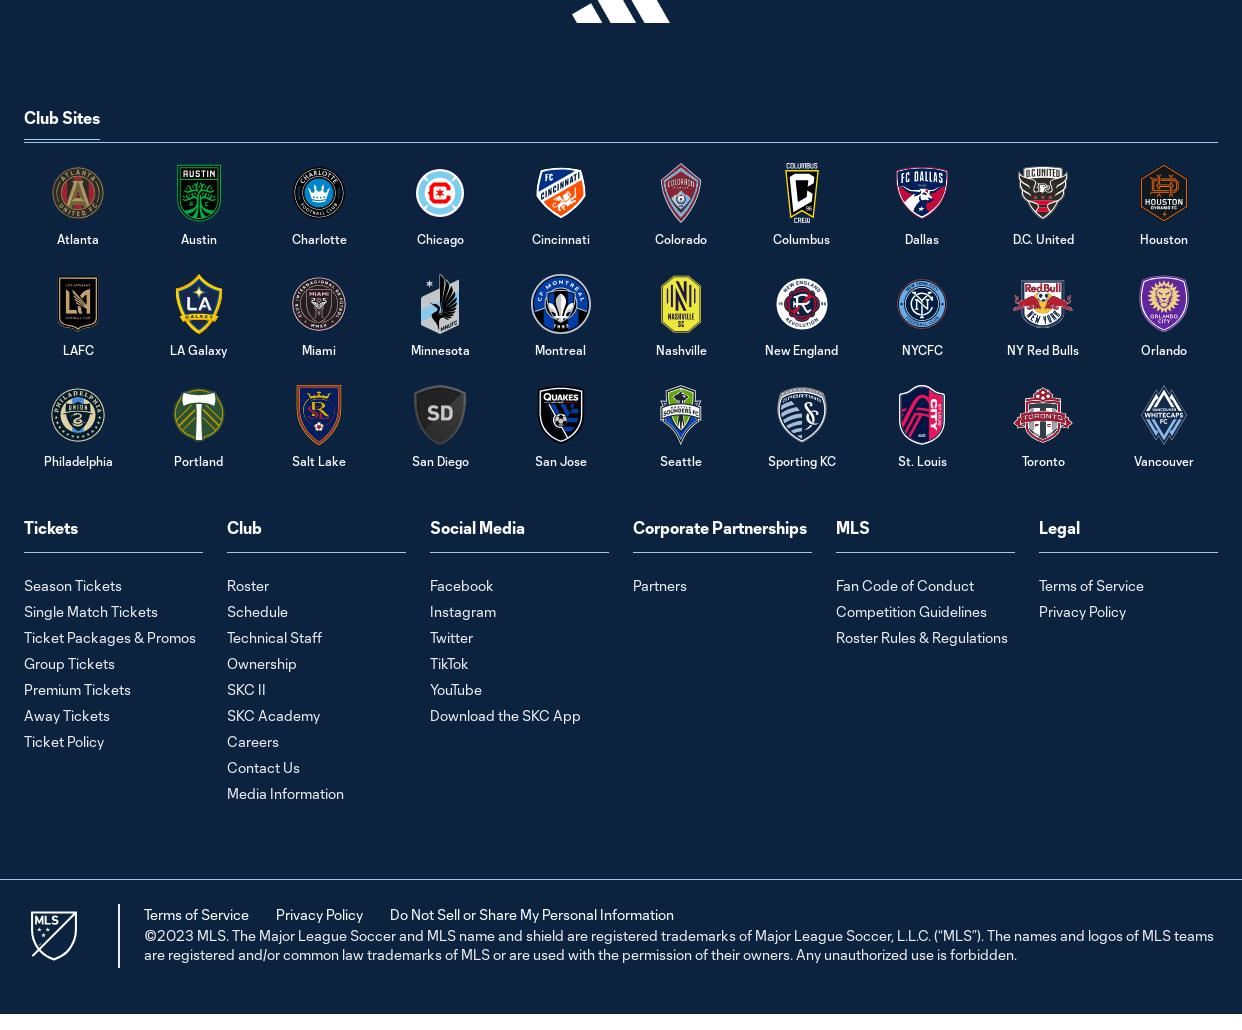  What do you see at coordinates (110, 635) in the screenshot?
I see `'Ticket Packages & Promos'` at bounding box center [110, 635].